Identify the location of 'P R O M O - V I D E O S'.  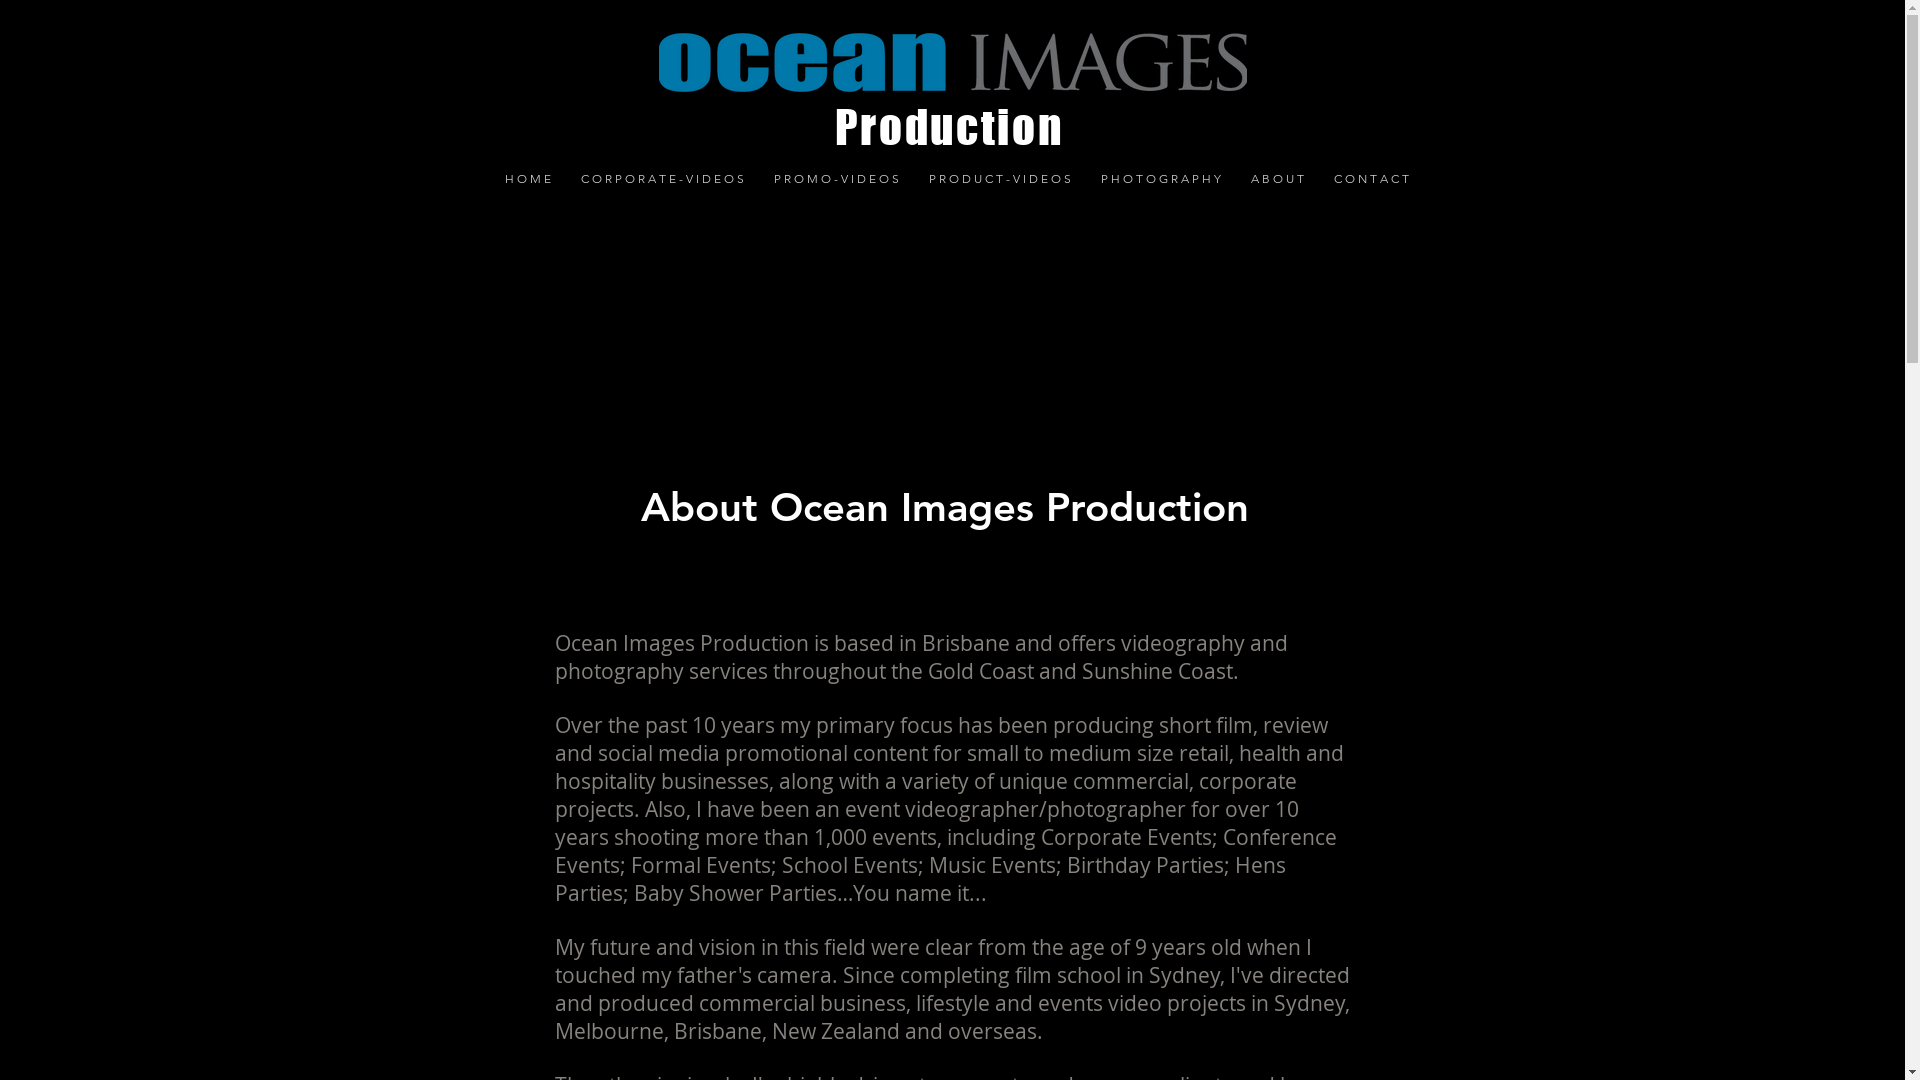
(835, 177).